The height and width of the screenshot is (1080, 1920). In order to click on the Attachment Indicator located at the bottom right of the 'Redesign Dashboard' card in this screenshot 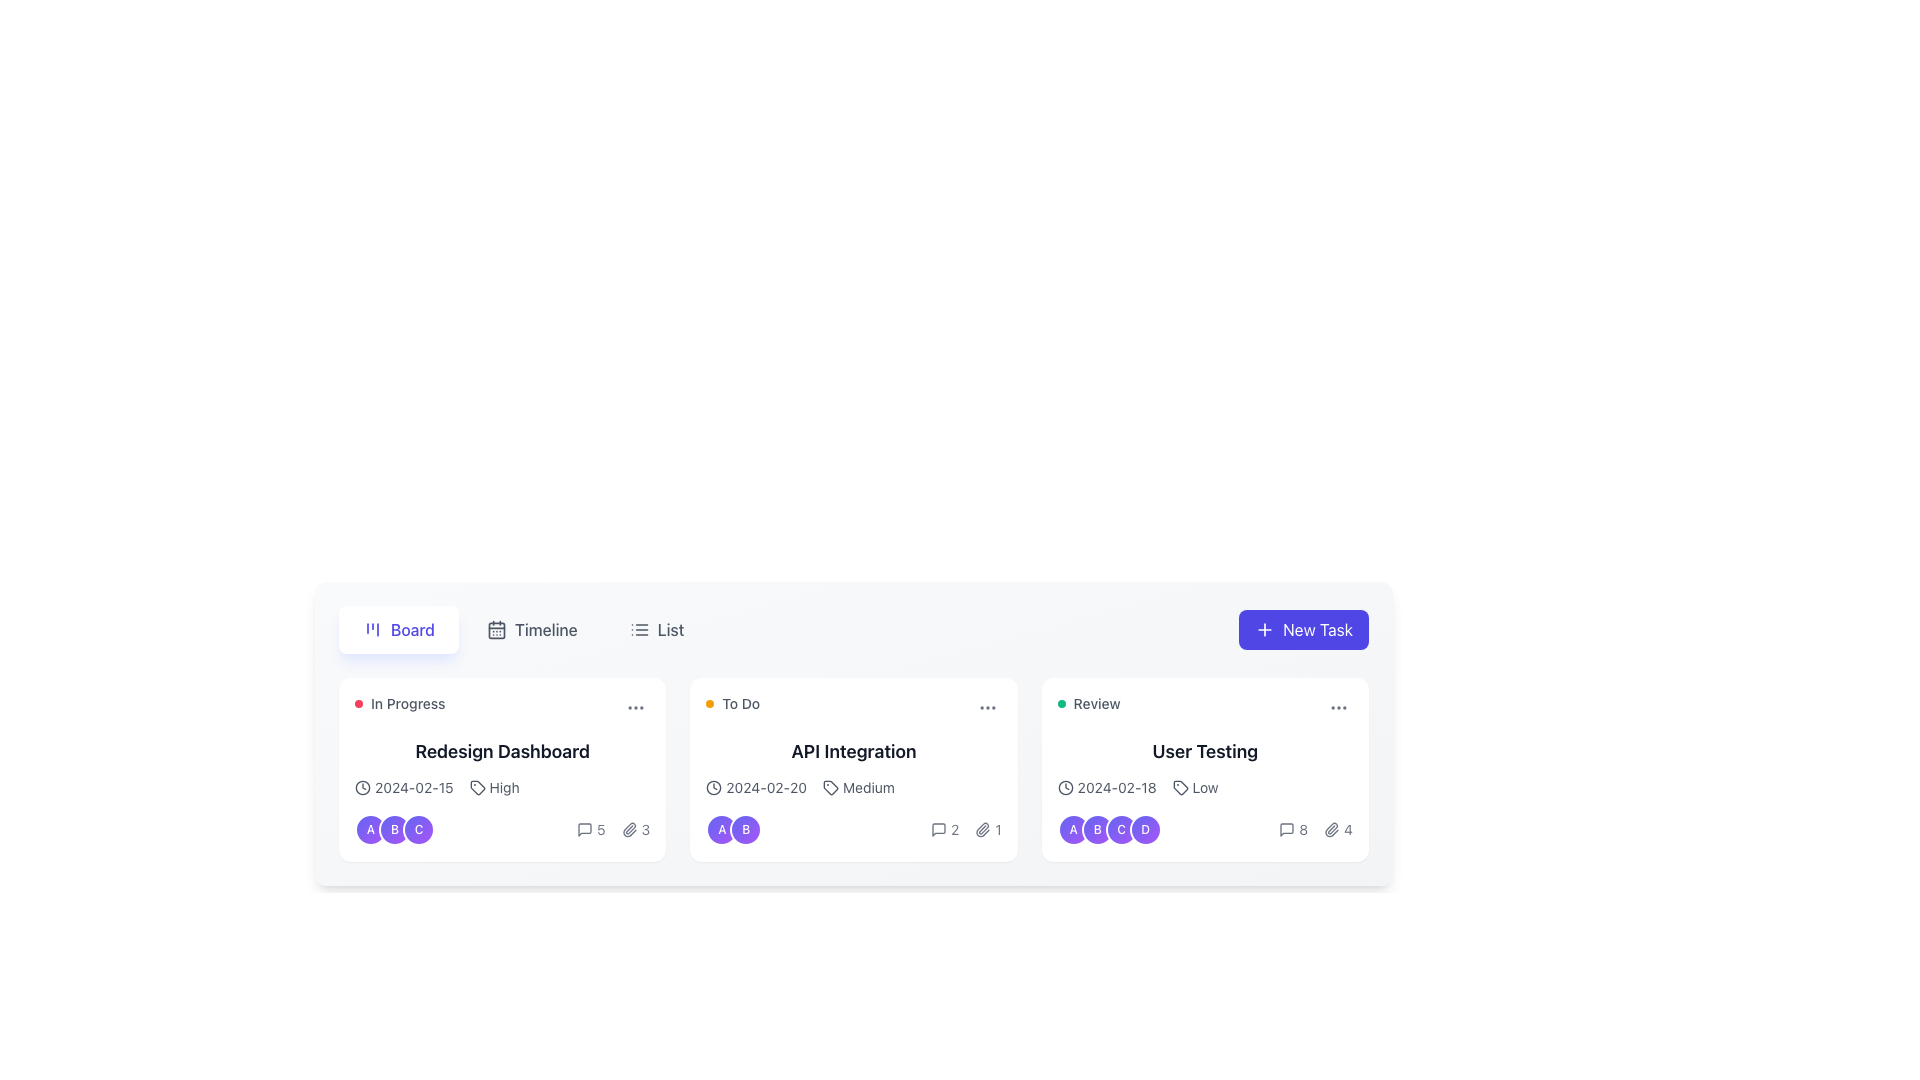, I will do `click(635, 829)`.